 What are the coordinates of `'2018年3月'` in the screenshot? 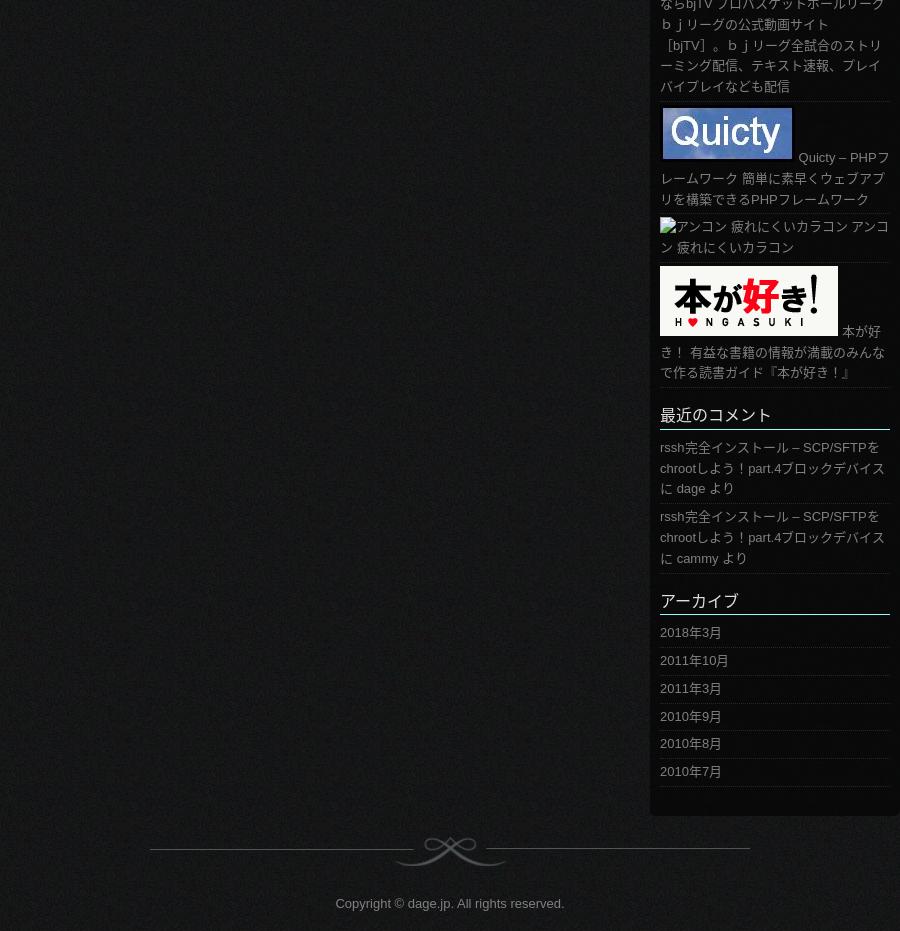 It's located at (690, 632).